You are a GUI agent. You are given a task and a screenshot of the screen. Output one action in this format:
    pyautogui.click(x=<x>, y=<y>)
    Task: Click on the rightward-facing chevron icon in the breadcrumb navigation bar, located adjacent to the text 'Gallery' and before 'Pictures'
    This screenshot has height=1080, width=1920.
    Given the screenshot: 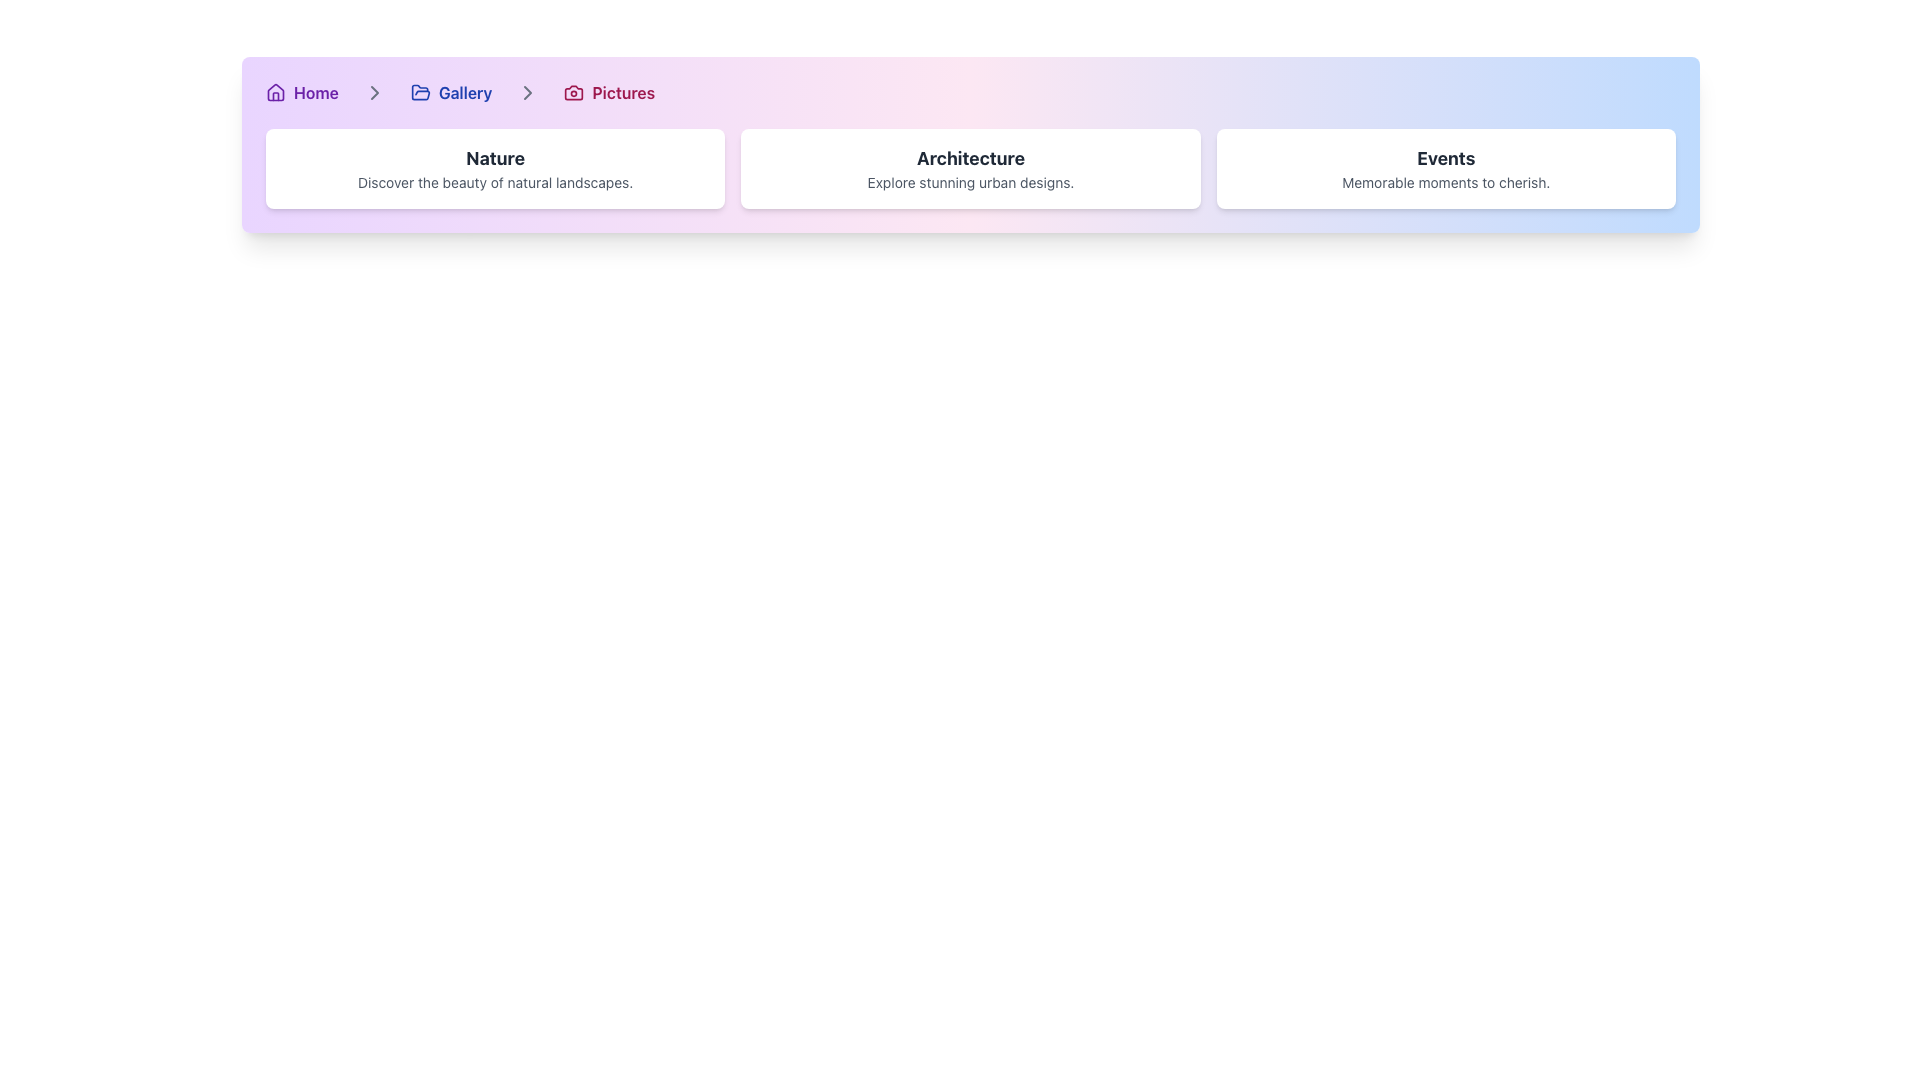 What is the action you would take?
    pyautogui.click(x=374, y=92)
    